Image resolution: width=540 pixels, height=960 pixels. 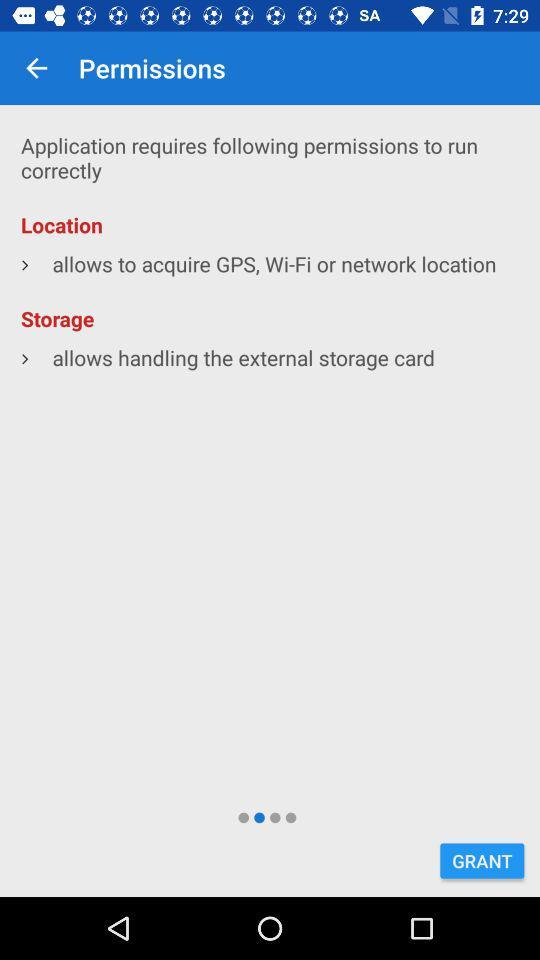 What do you see at coordinates (36, 68) in the screenshot?
I see `item next to permissions` at bounding box center [36, 68].